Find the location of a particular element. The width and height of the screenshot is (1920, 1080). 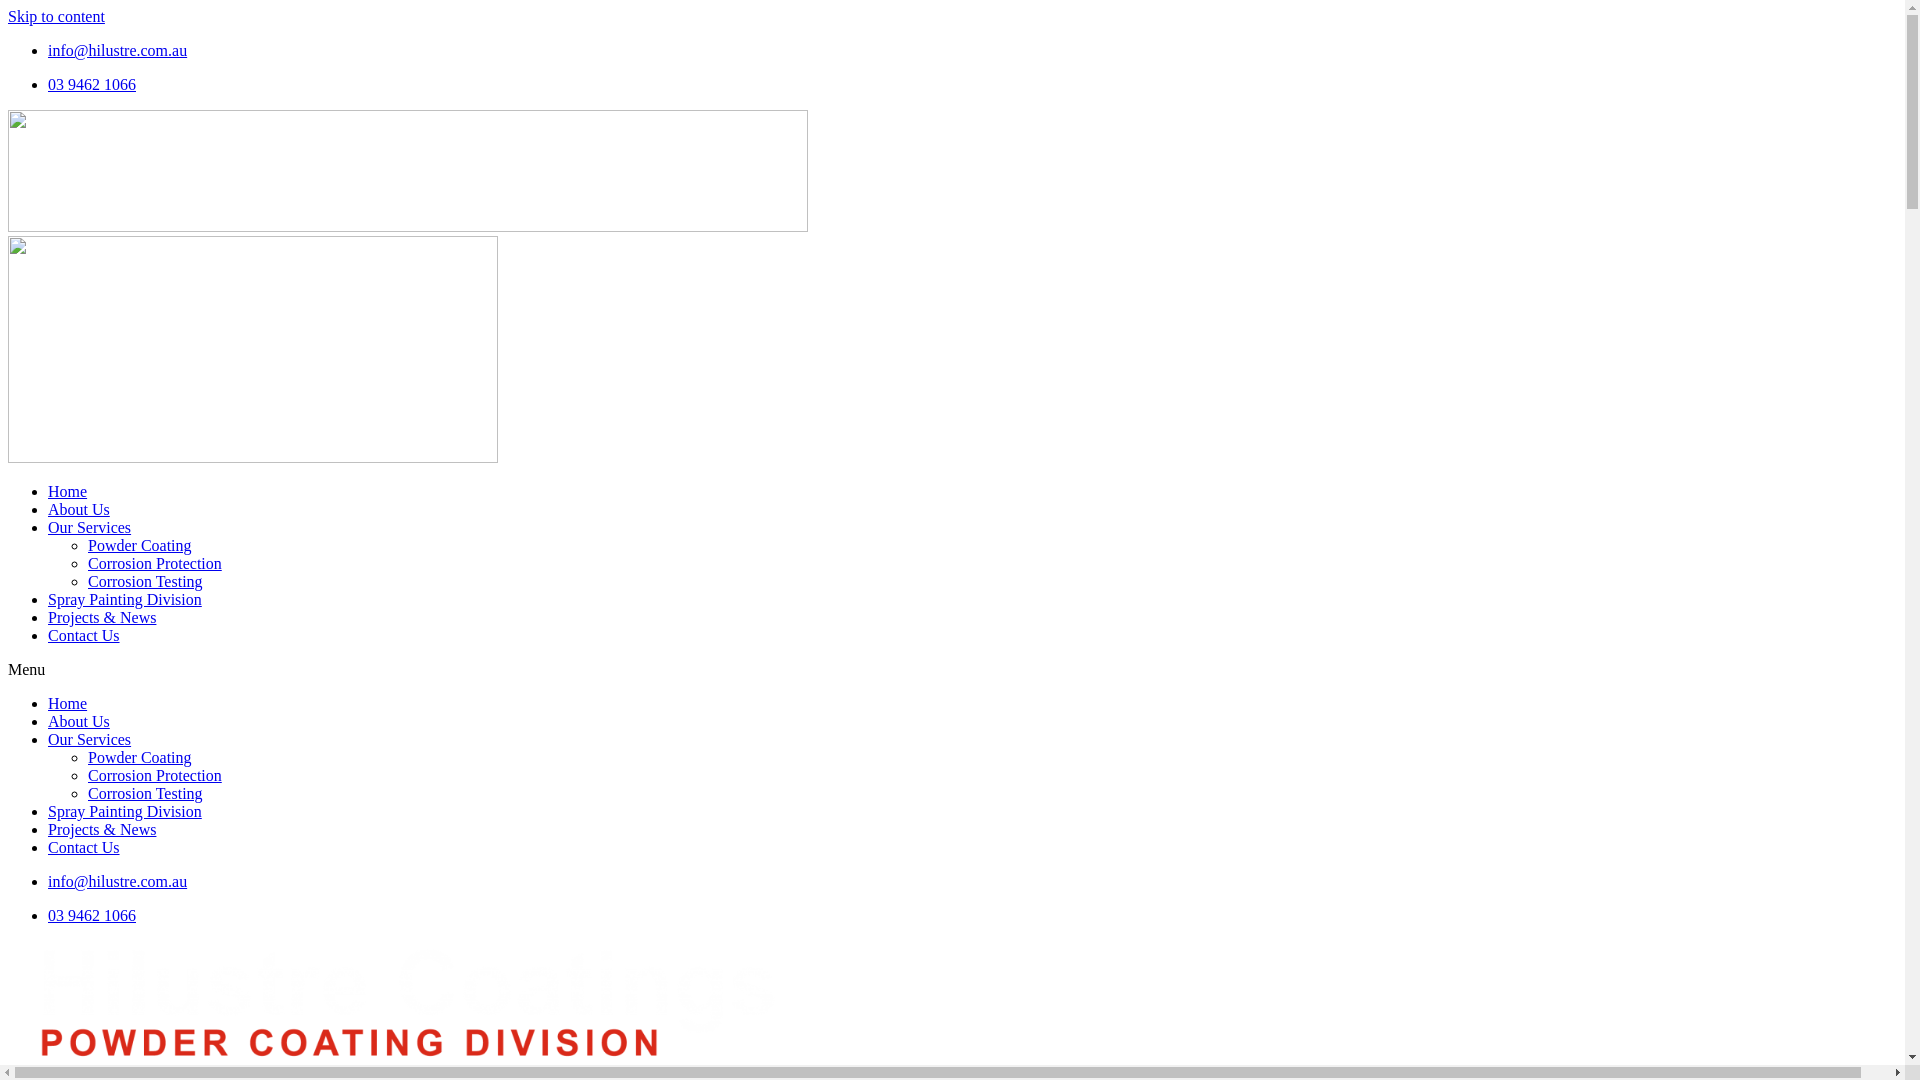

'Powder Coating' is located at coordinates (138, 757).